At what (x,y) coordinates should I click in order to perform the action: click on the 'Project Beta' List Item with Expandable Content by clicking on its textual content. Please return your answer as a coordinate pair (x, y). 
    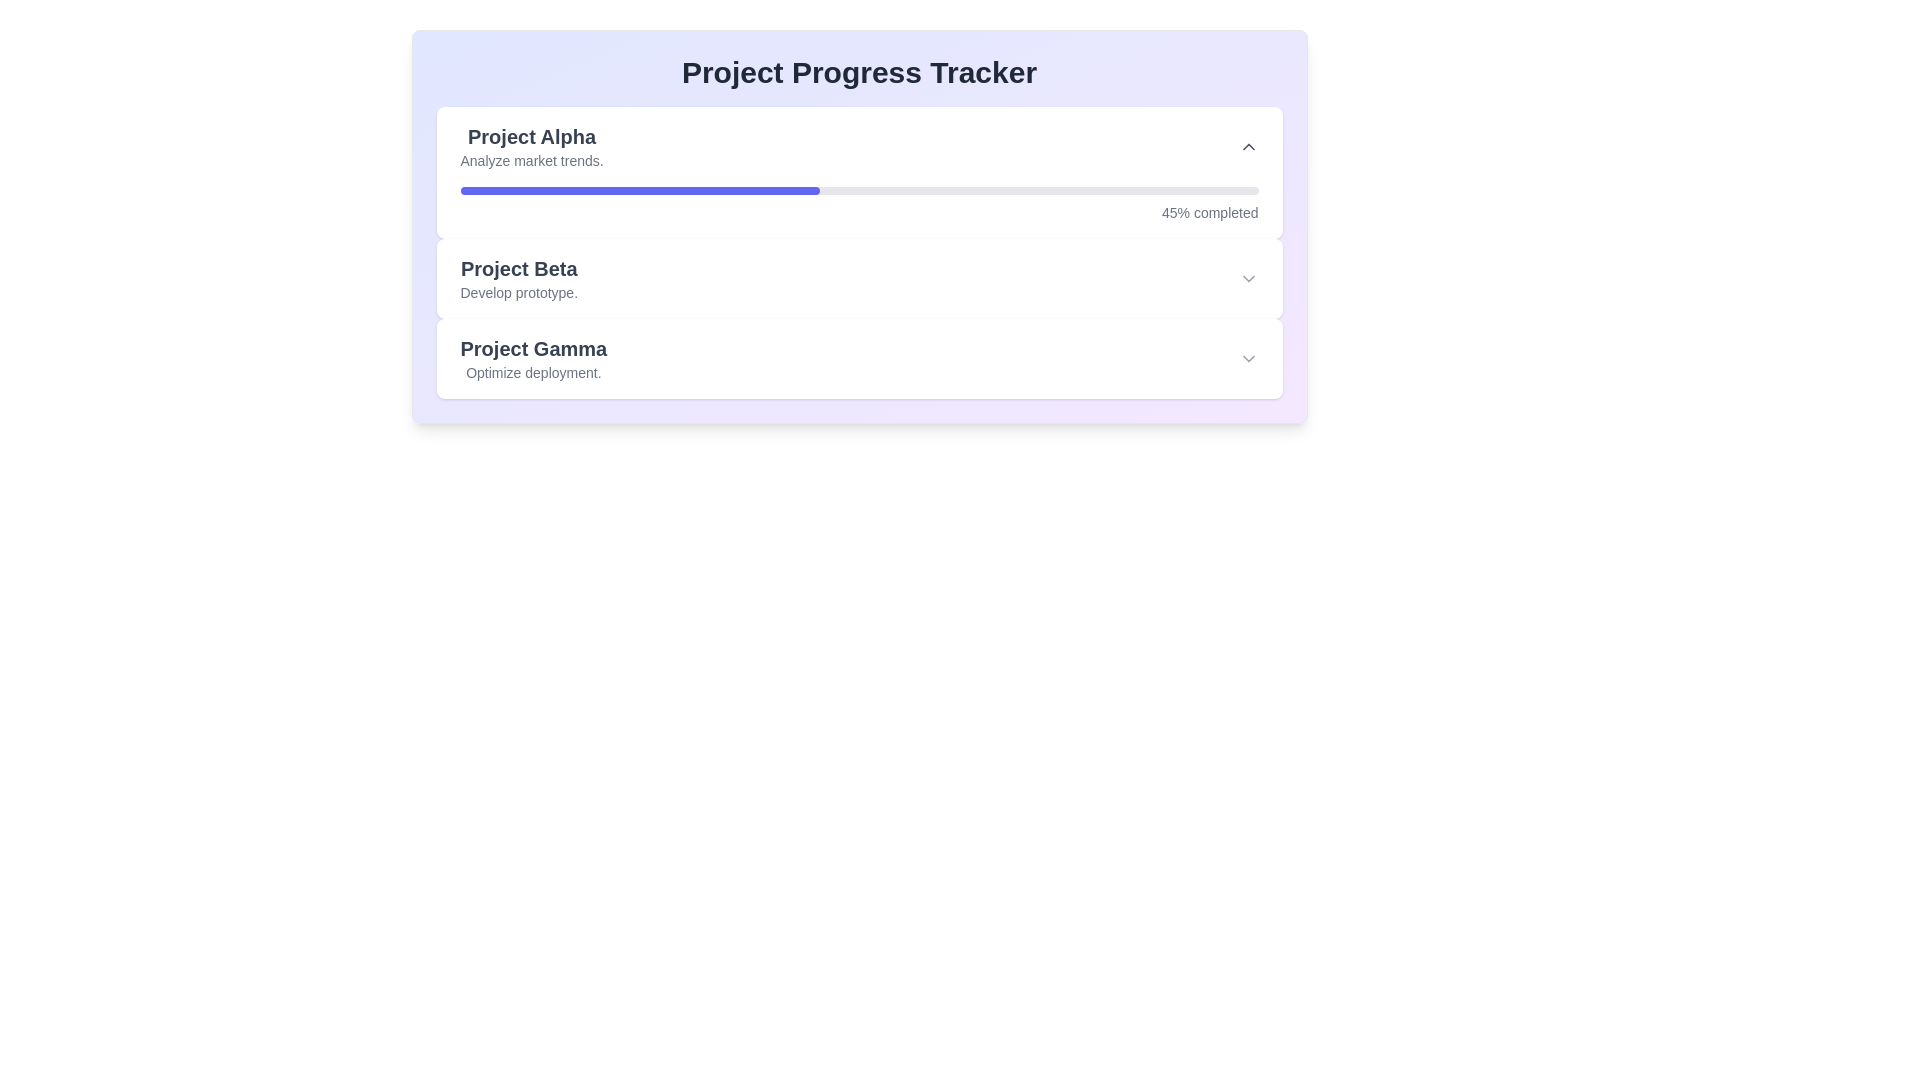
    Looking at the image, I should click on (859, 278).